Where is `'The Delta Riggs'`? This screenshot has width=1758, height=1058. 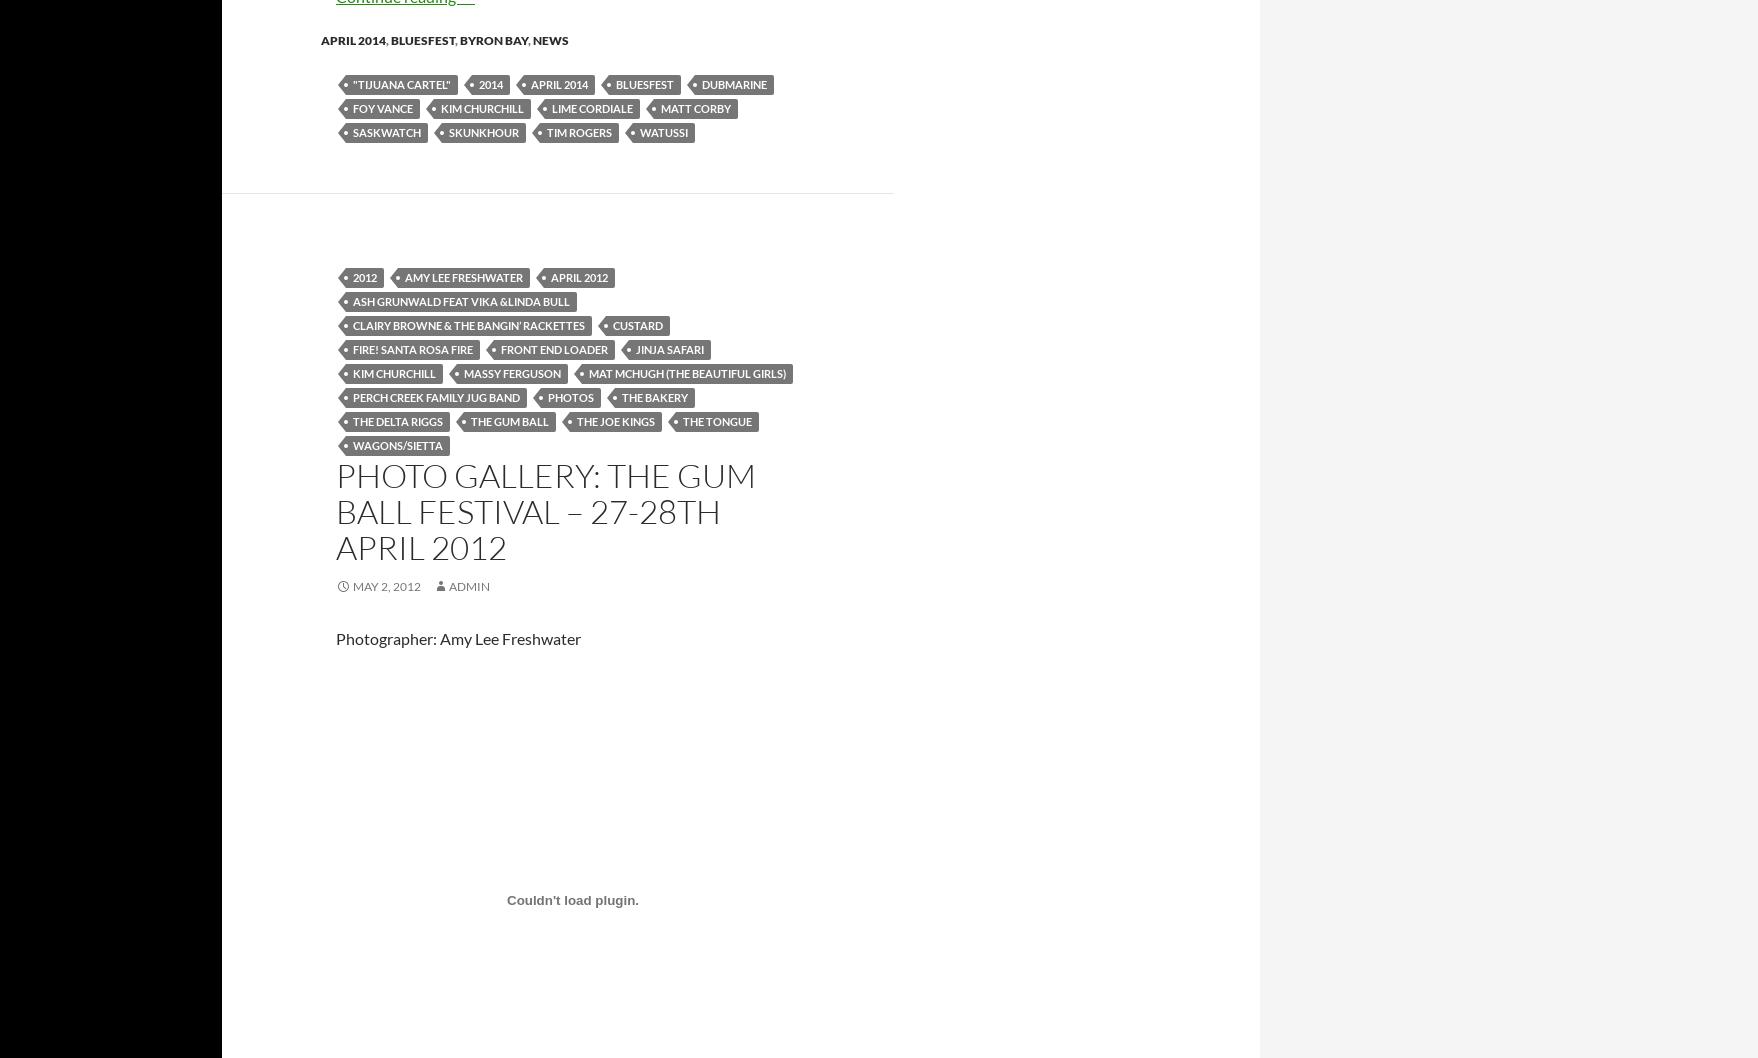 'The Delta Riggs' is located at coordinates (398, 420).